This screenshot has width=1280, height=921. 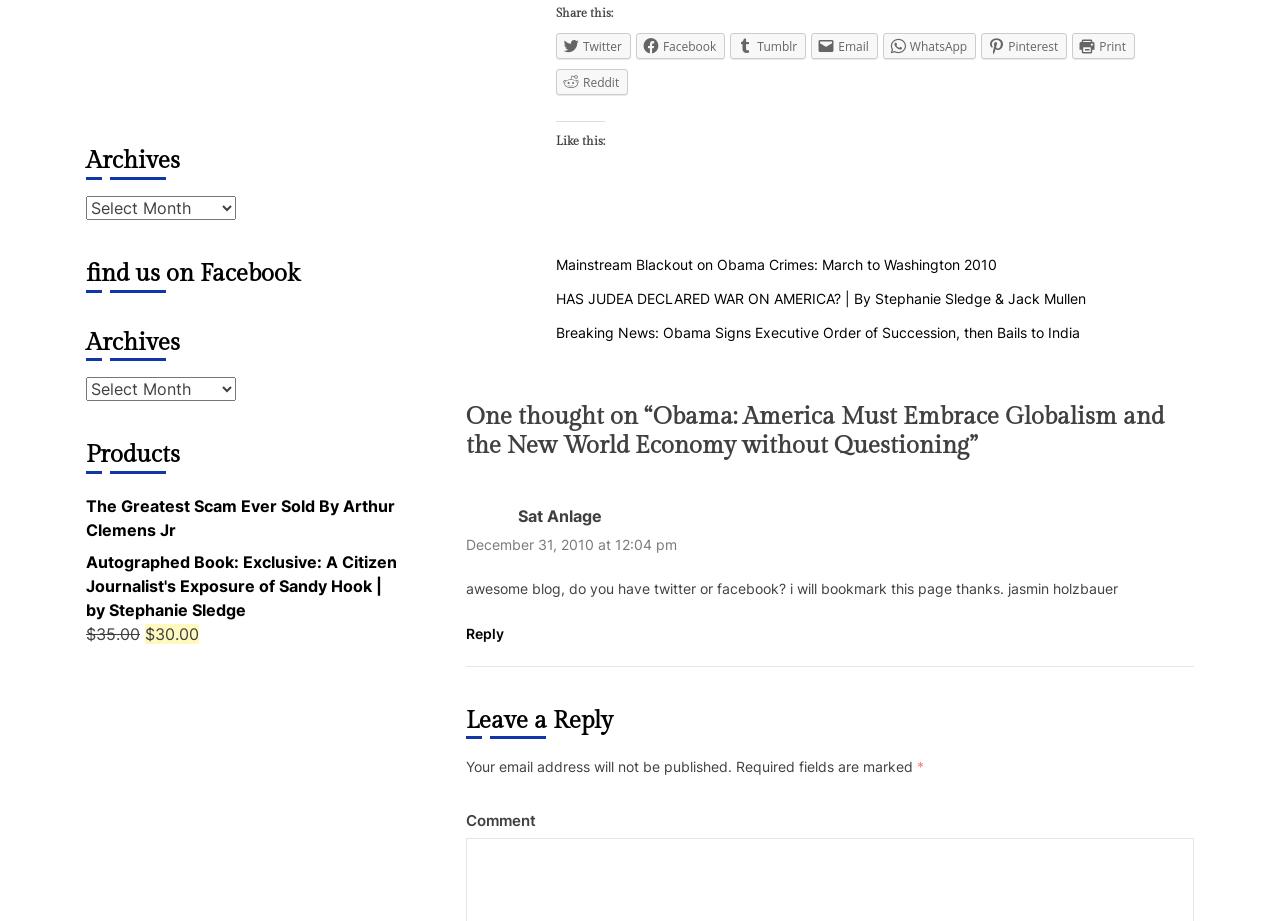 I want to click on 'Share this:', so click(x=556, y=12).